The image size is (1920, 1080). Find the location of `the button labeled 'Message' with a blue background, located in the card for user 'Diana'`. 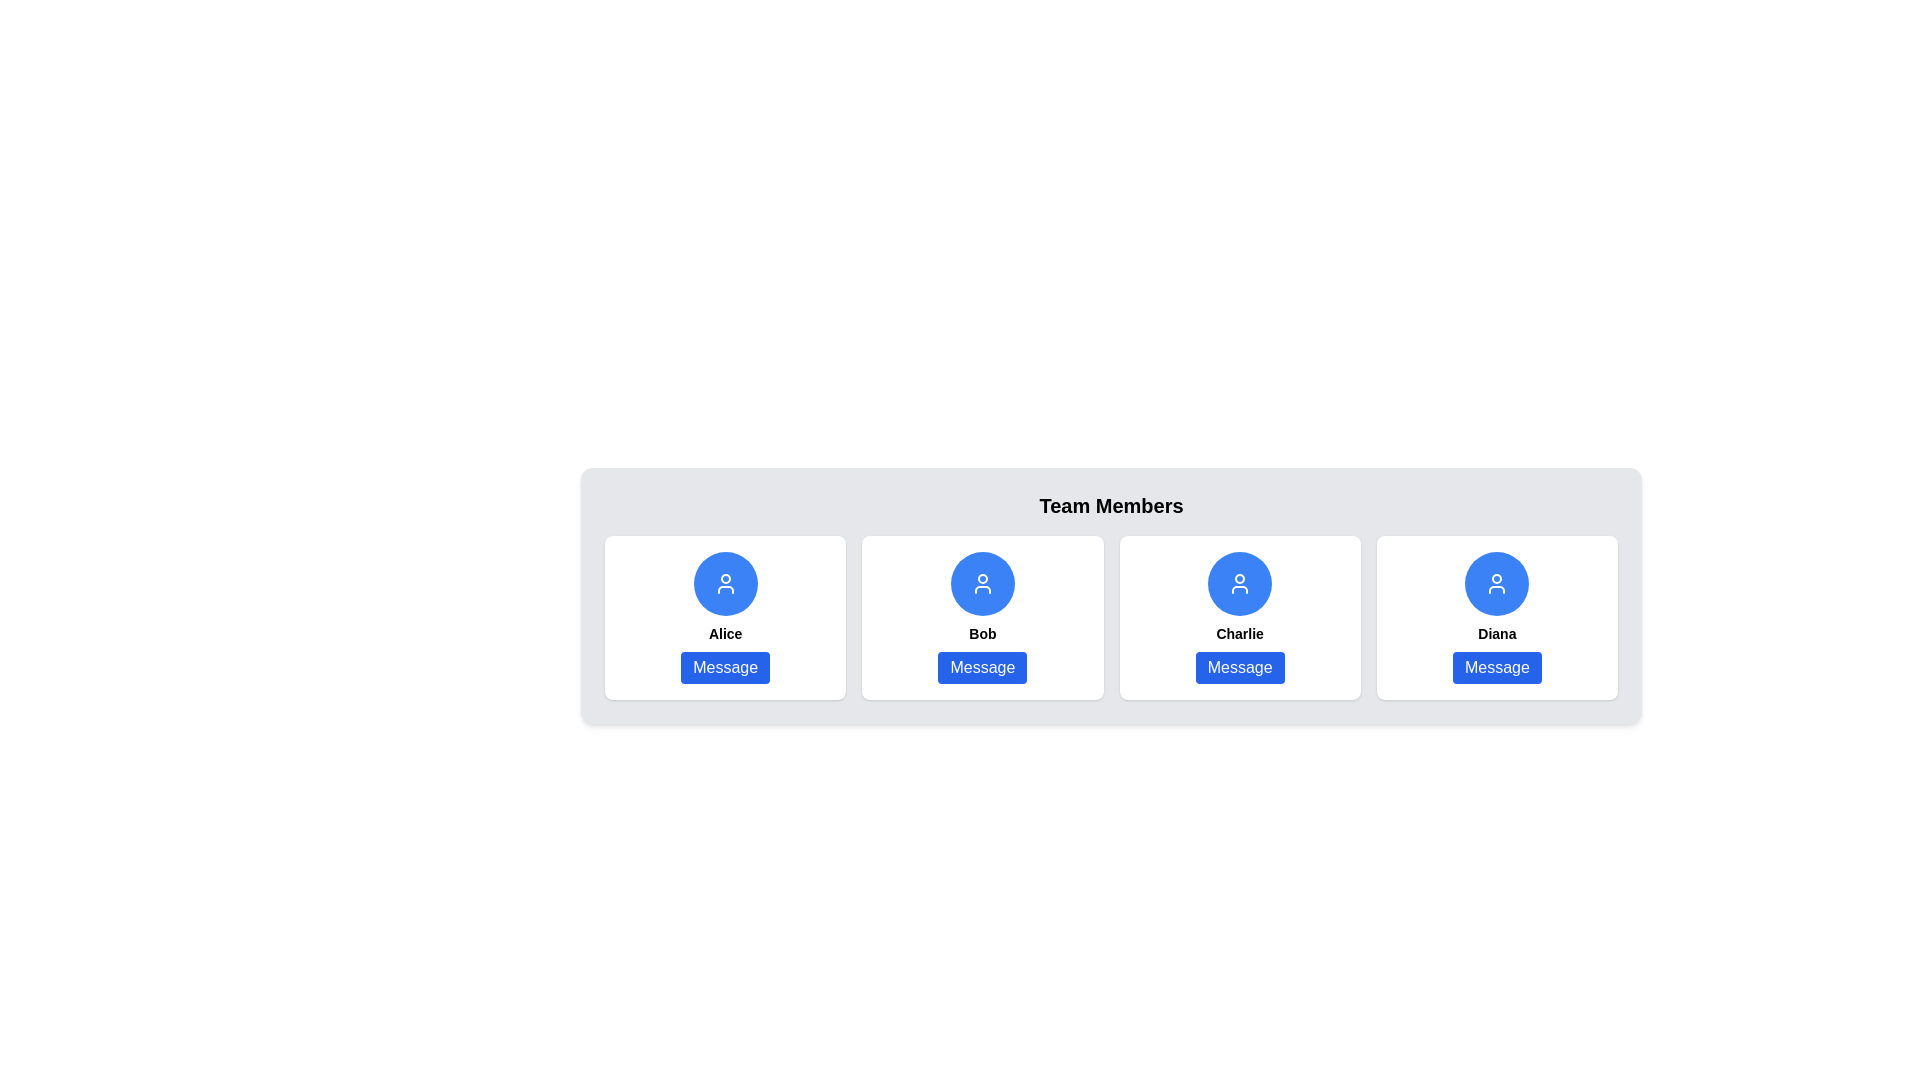

the button labeled 'Message' with a blue background, located in the card for user 'Diana' is located at coordinates (1497, 667).